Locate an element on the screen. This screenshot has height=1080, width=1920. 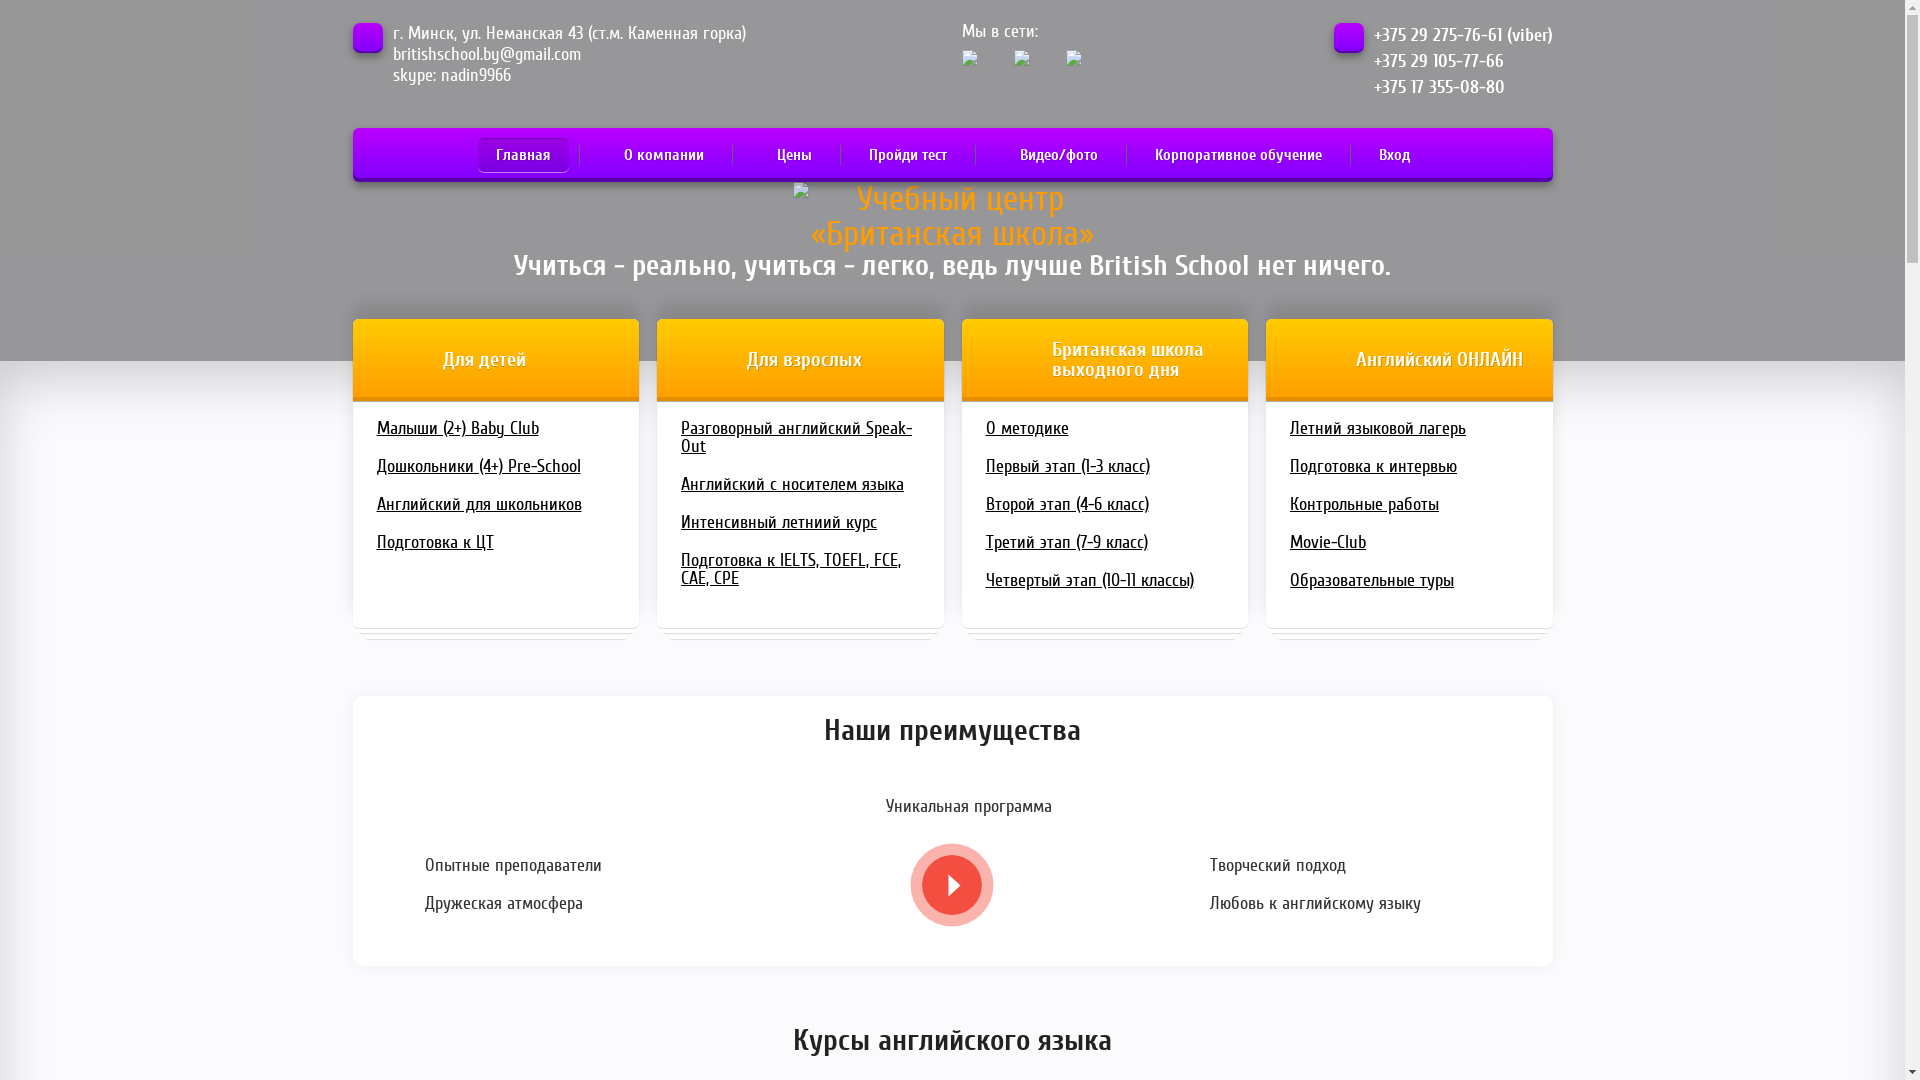
'+375 17 355-08-80' is located at coordinates (1438, 86).